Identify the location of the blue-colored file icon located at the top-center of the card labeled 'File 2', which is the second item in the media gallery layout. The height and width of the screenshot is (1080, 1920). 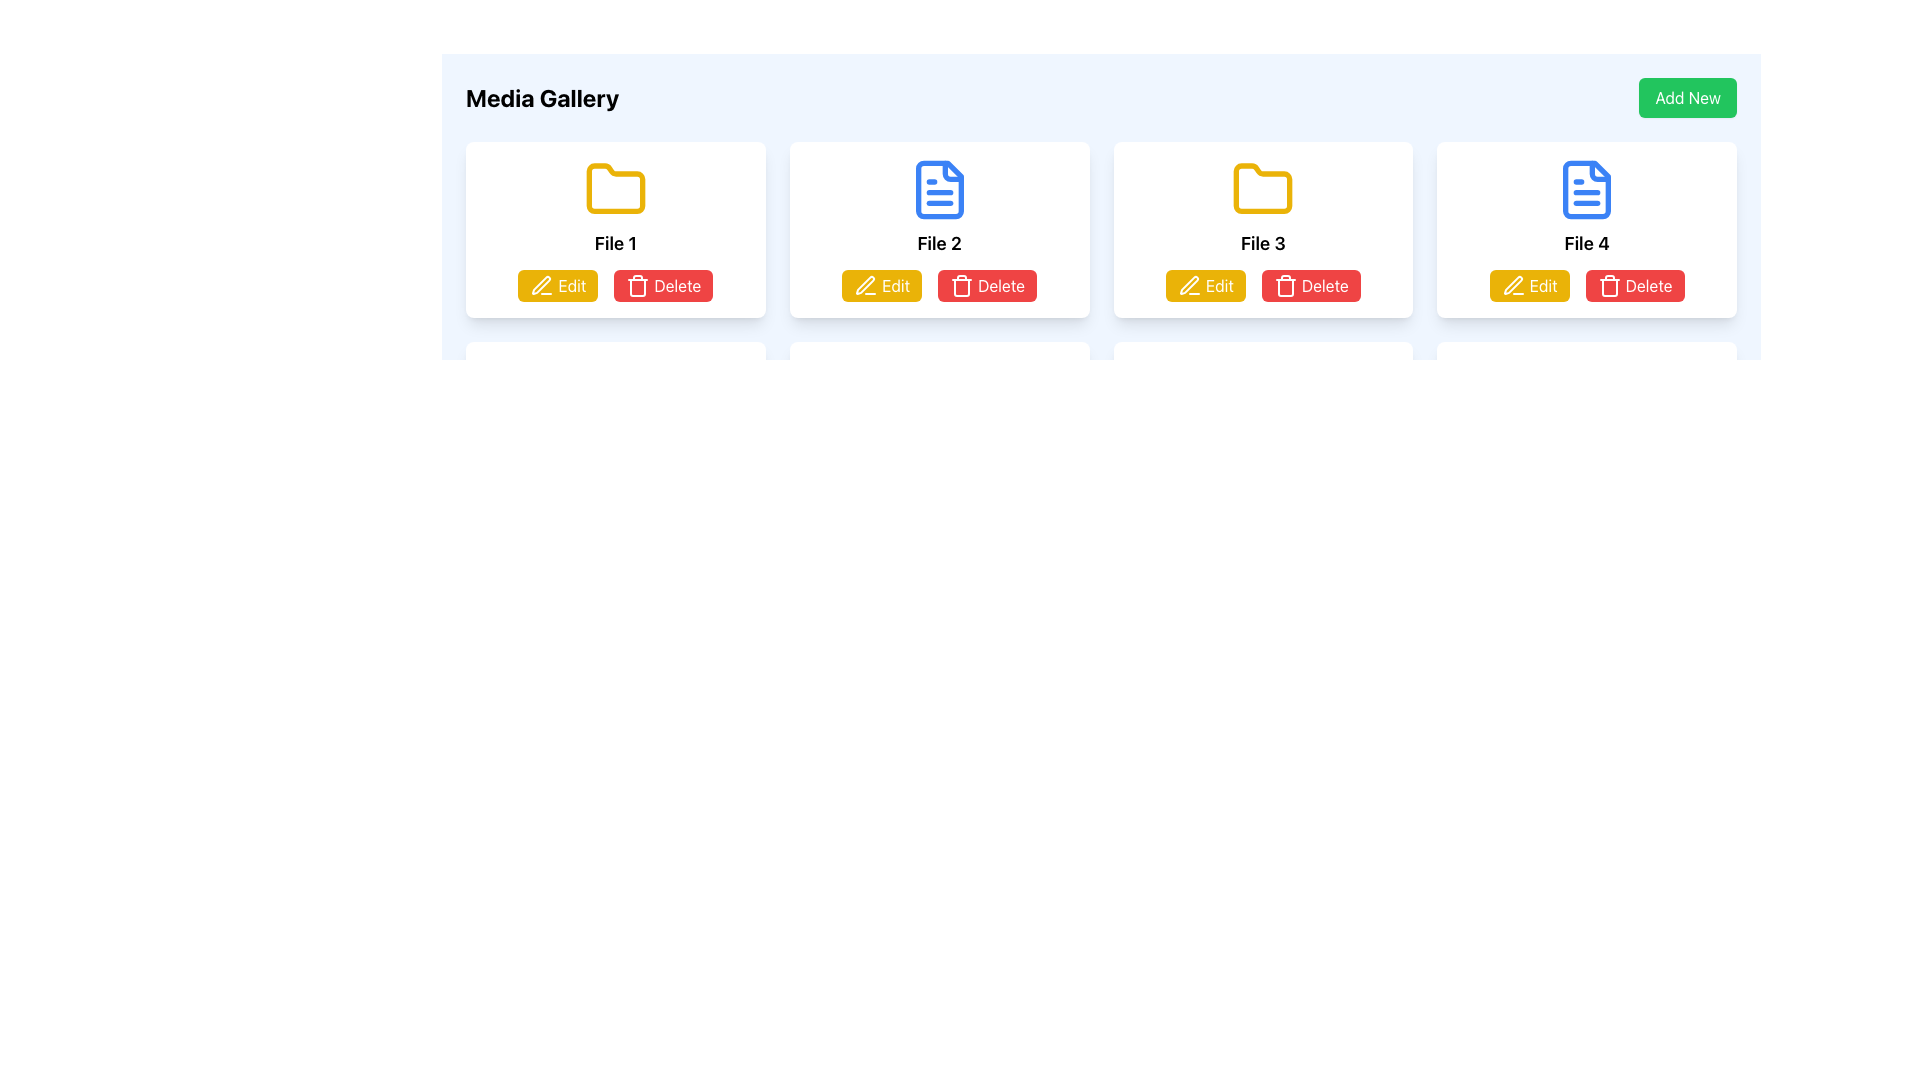
(938, 189).